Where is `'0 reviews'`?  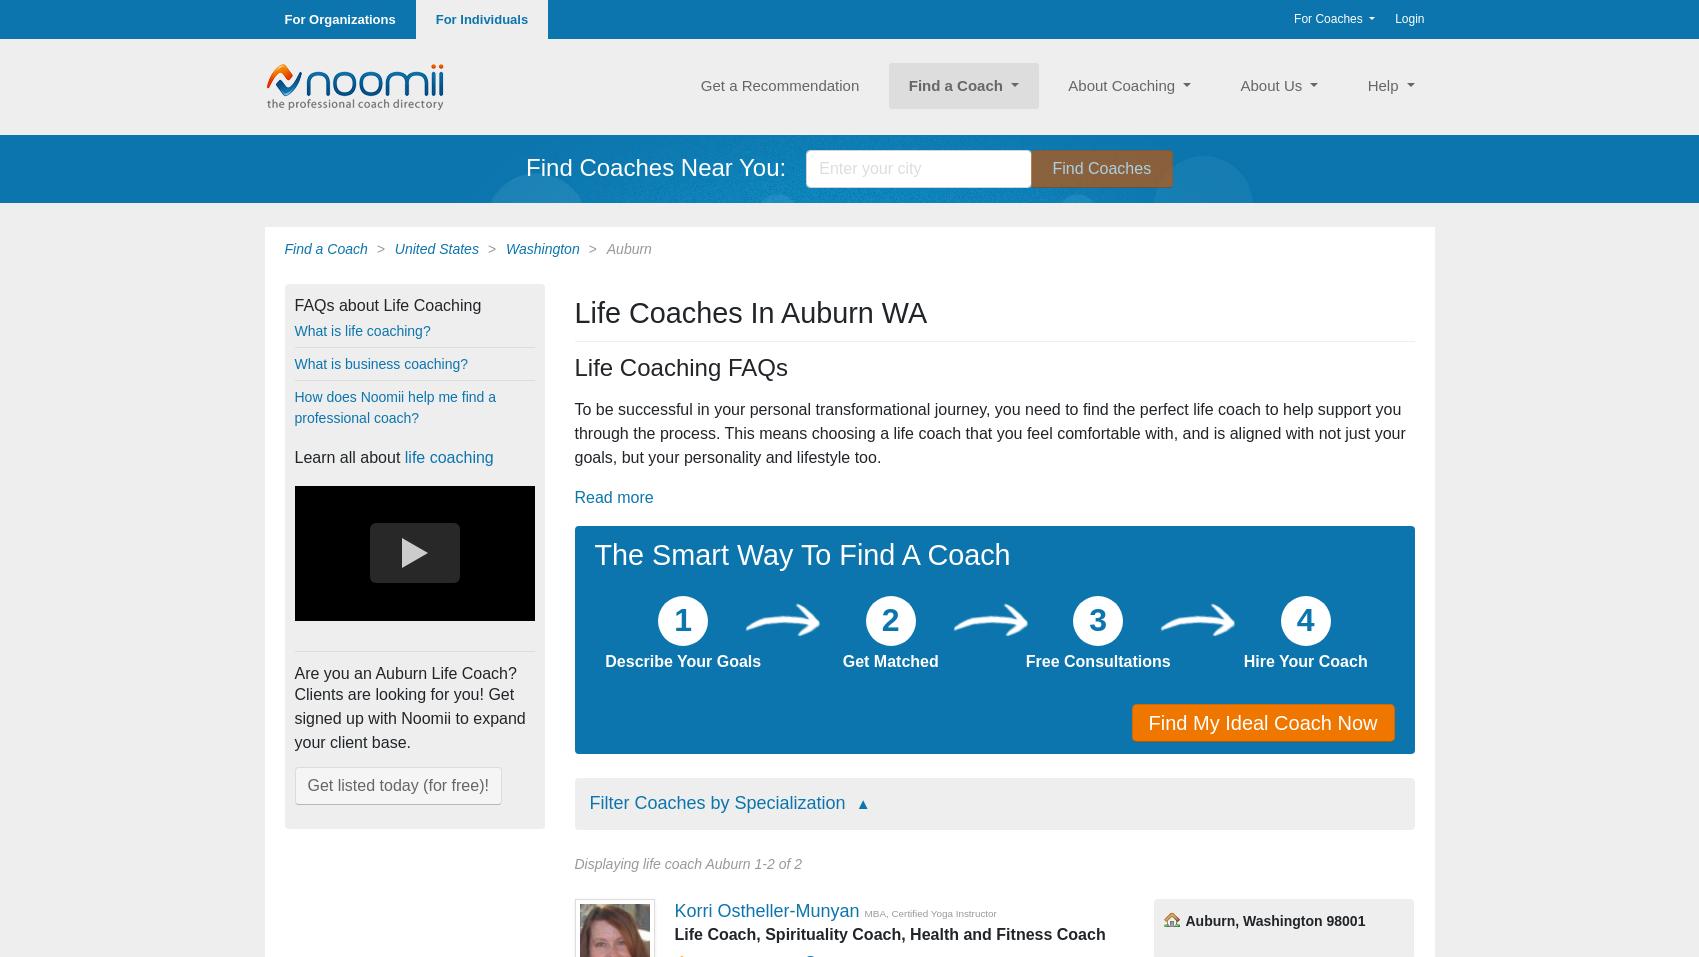 '0 reviews' is located at coordinates (1096, 122).